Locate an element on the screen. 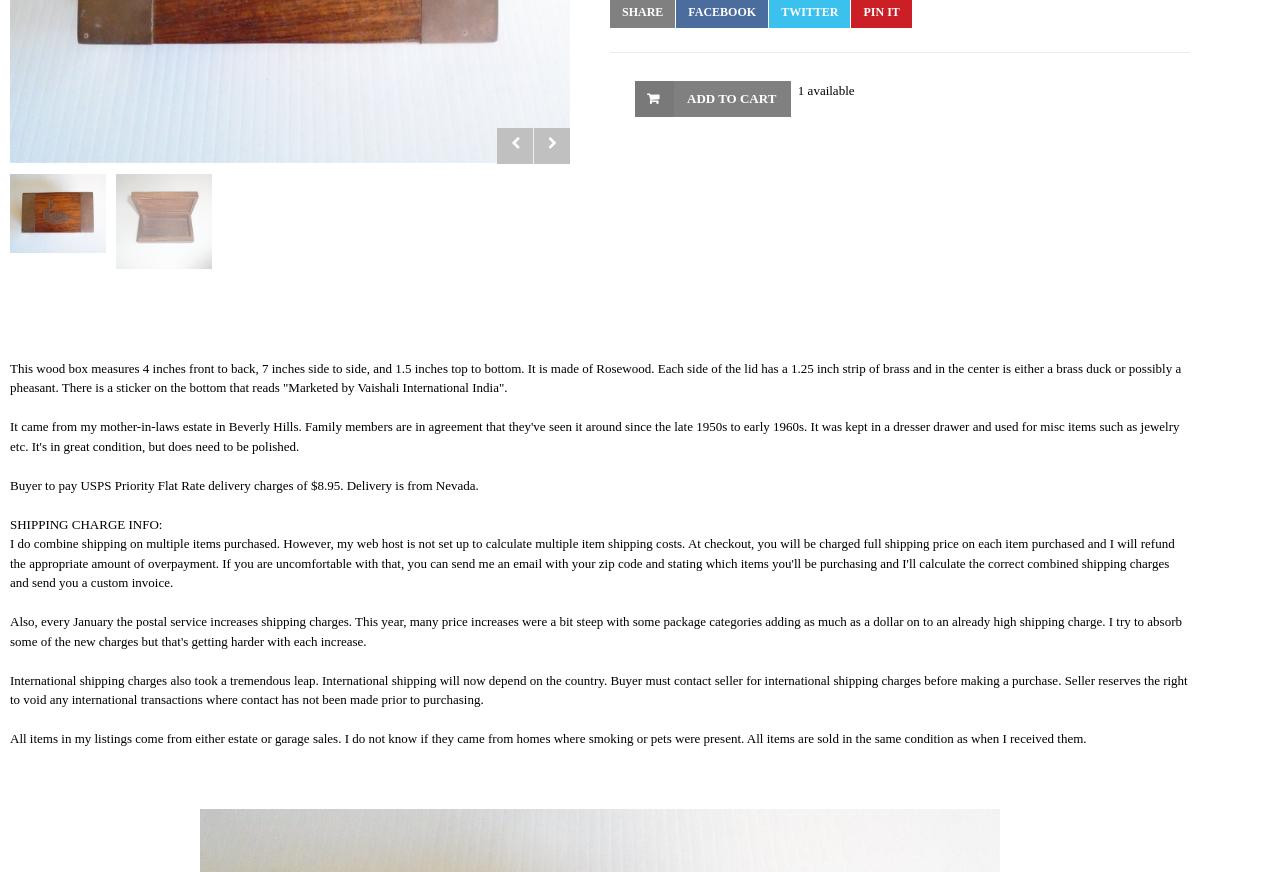  'This wood box measures 4 inches front to back, 7 inches side to side, and 1.5 inches top to bottom. It is made of Rosewood. Each side of the lid has a 1.25 inch strip of brass and in the center is either a brass duck or possibly a pheasant. There is a sticker on the bottom that reads "Marketed by Vaishali International India".' is located at coordinates (594, 377).